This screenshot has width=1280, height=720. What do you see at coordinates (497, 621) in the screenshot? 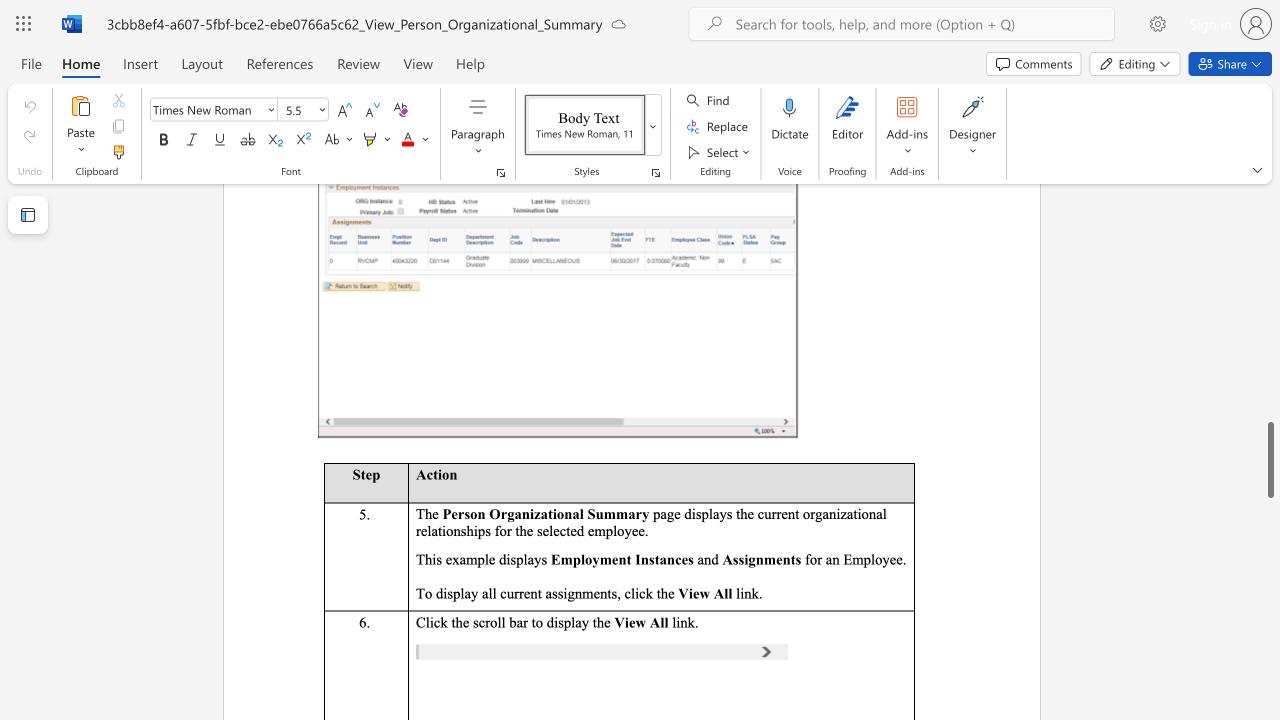
I see `the subset text "ll b" within the text "Click the scroll bar to display t"` at bounding box center [497, 621].